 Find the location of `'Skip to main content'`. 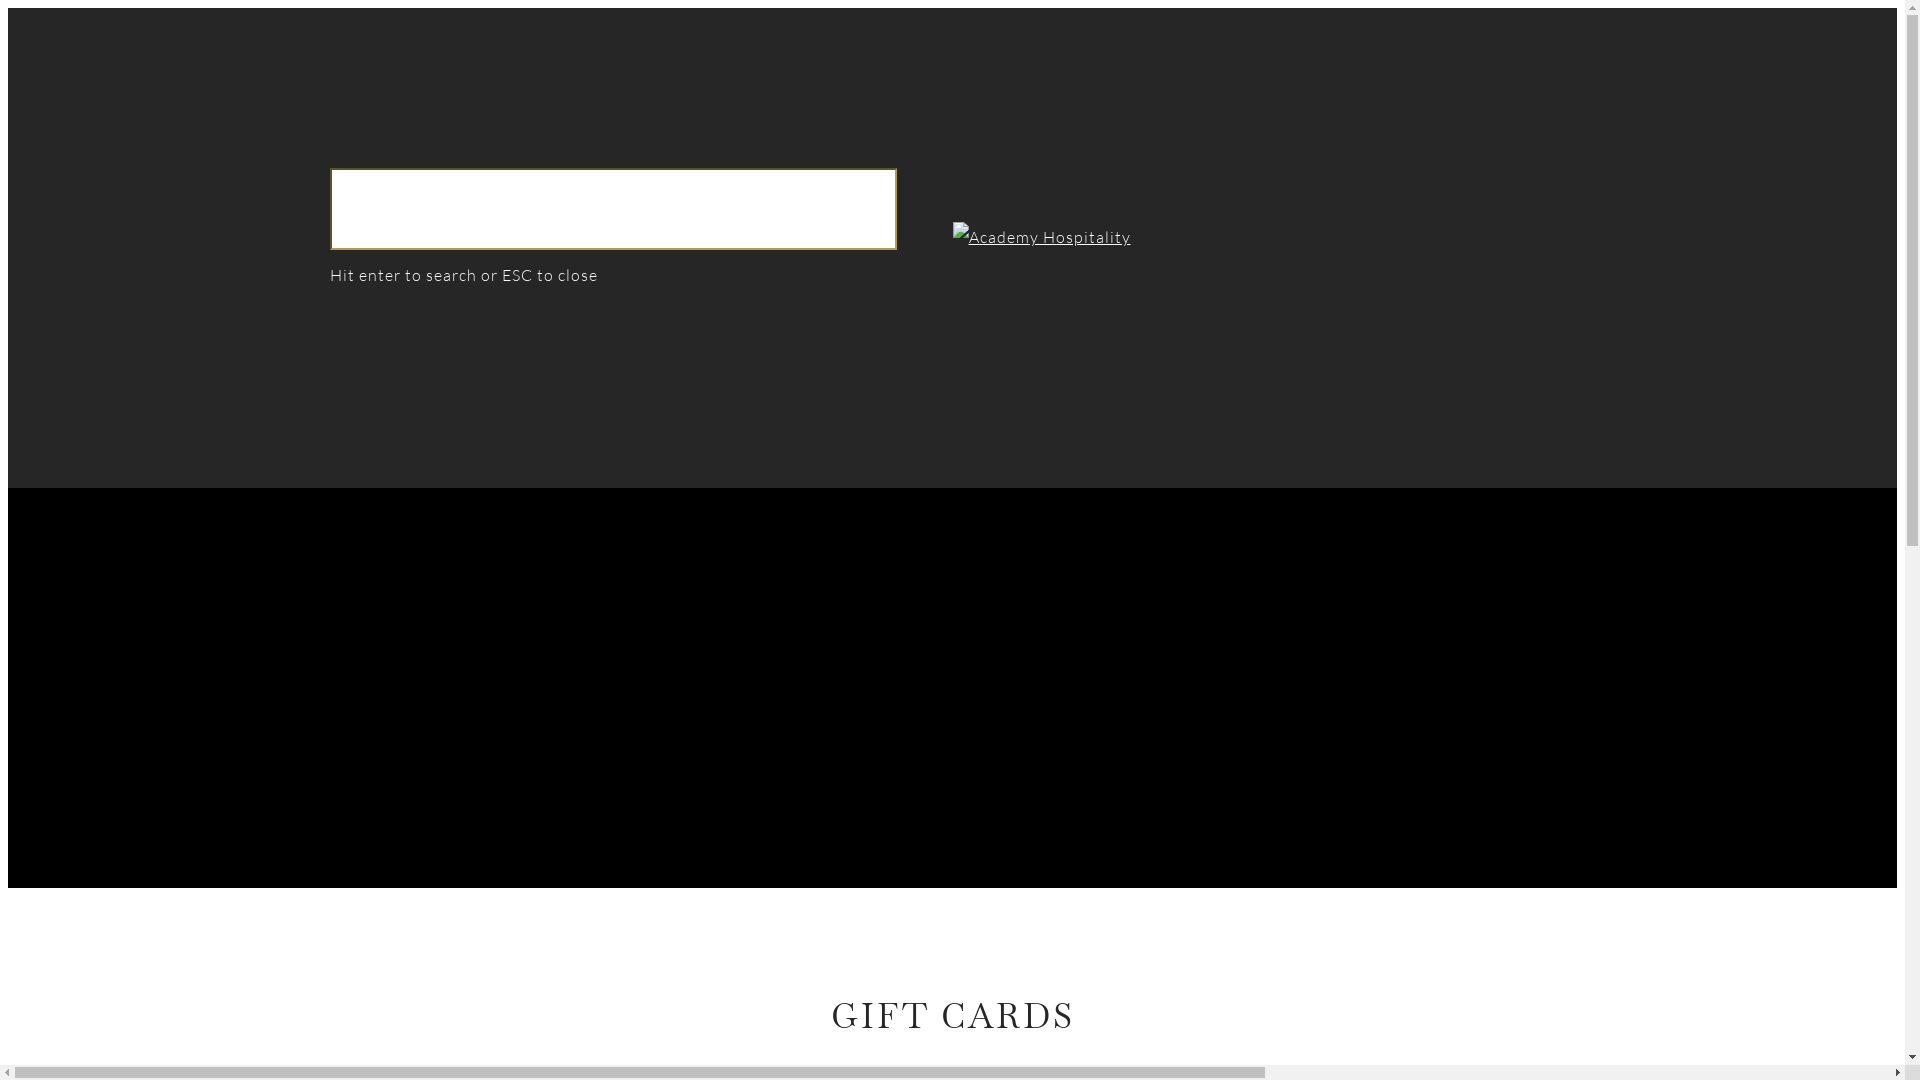

'Skip to main content' is located at coordinates (7, 7).